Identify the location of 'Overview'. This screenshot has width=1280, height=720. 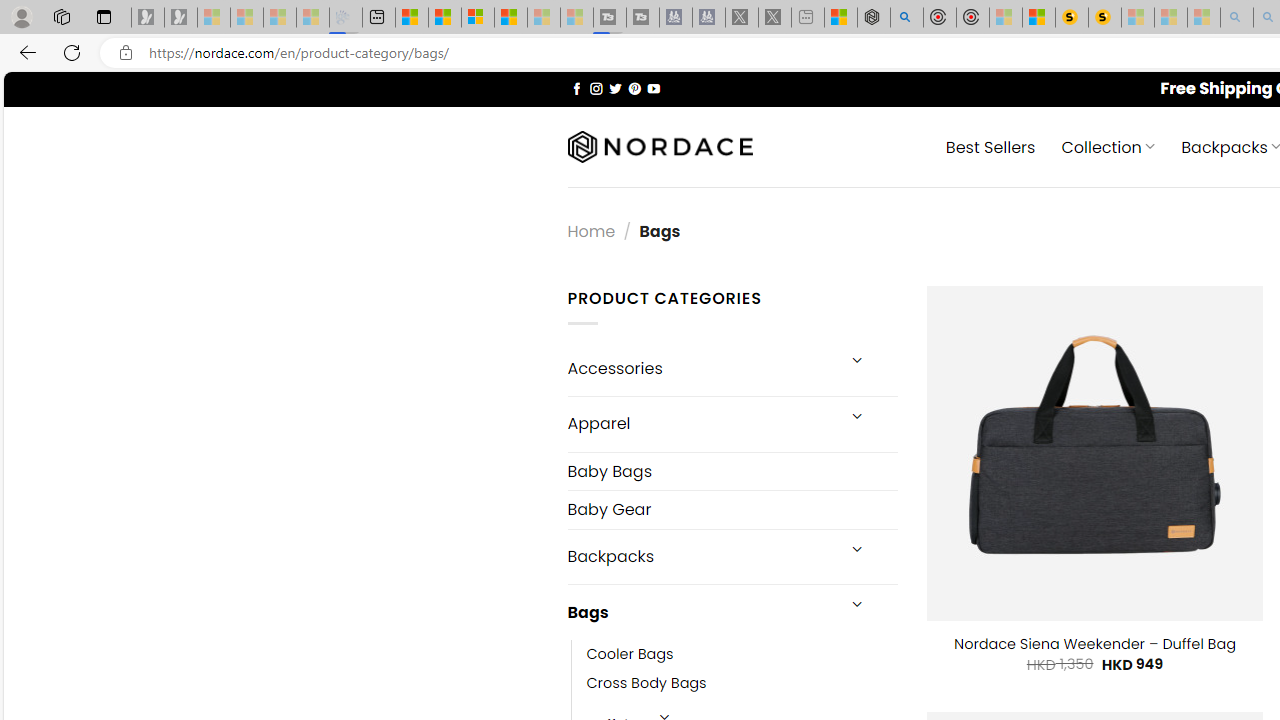
(477, 17).